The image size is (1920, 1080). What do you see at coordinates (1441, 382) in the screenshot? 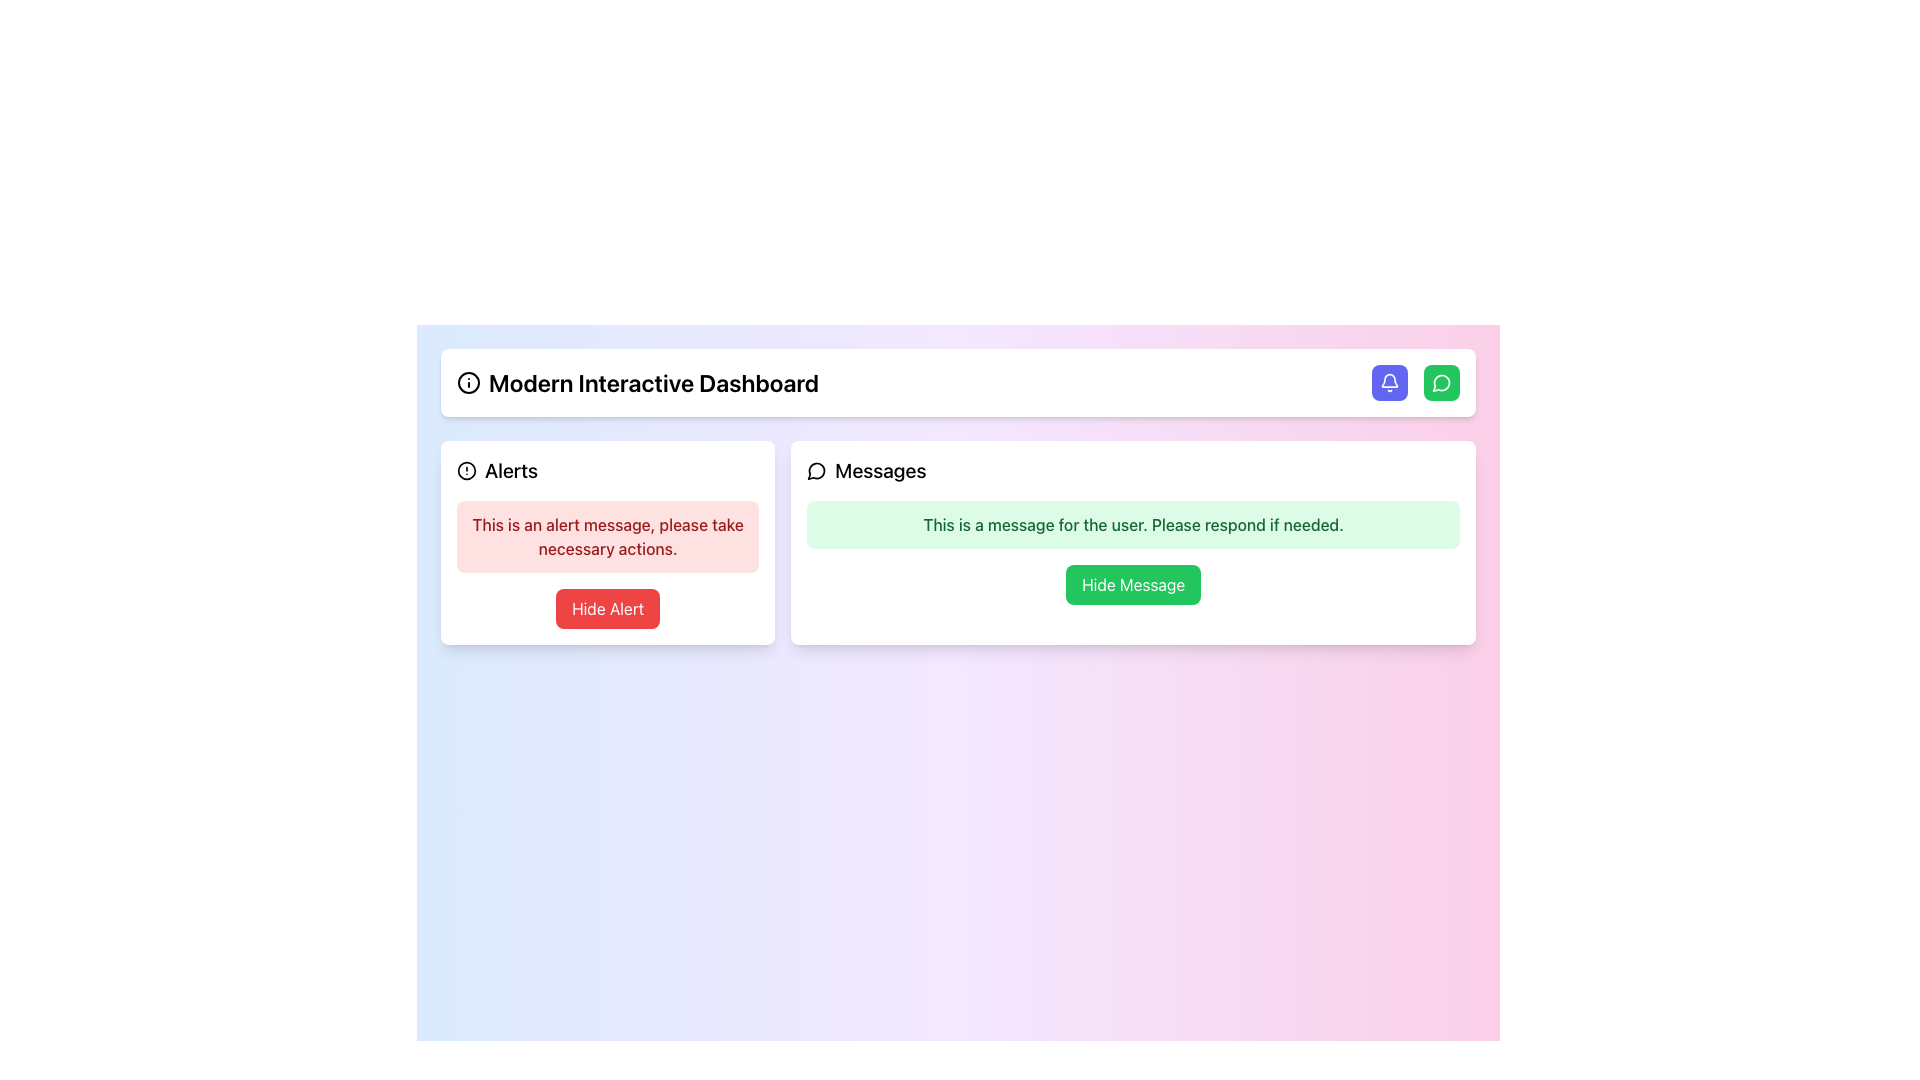
I see `the second button from the right in the top right corner of the interface, which has a speech bubble icon` at bounding box center [1441, 382].